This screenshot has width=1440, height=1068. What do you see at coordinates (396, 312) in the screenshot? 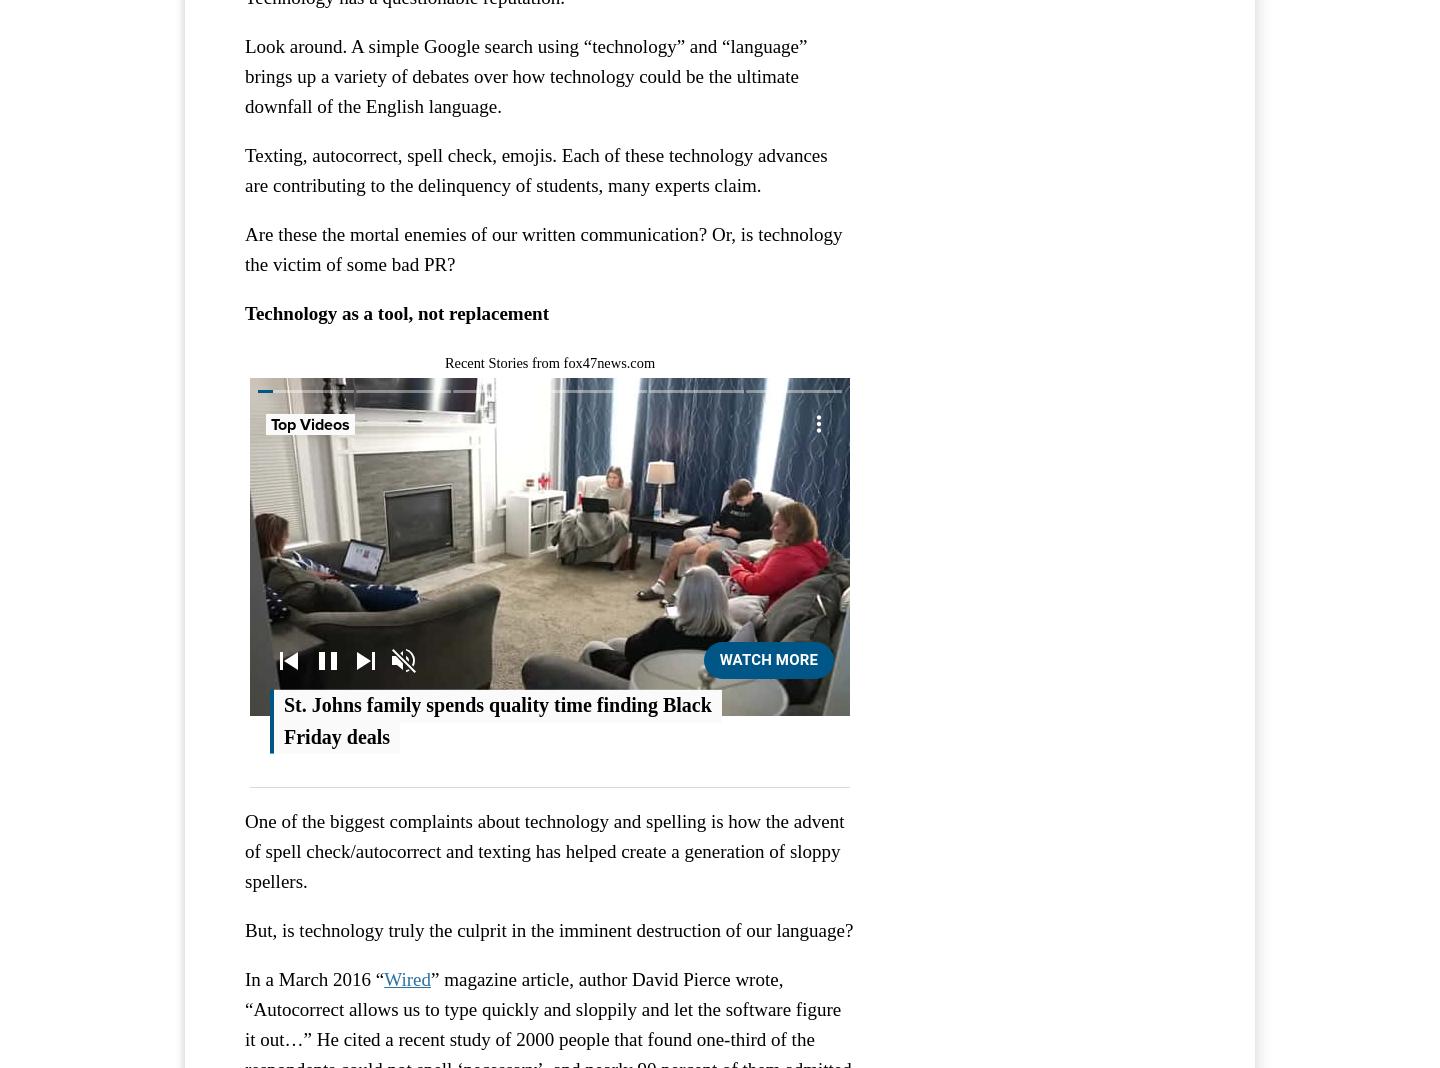
I see `'Technology as a tool, not replacement'` at bounding box center [396, 312].